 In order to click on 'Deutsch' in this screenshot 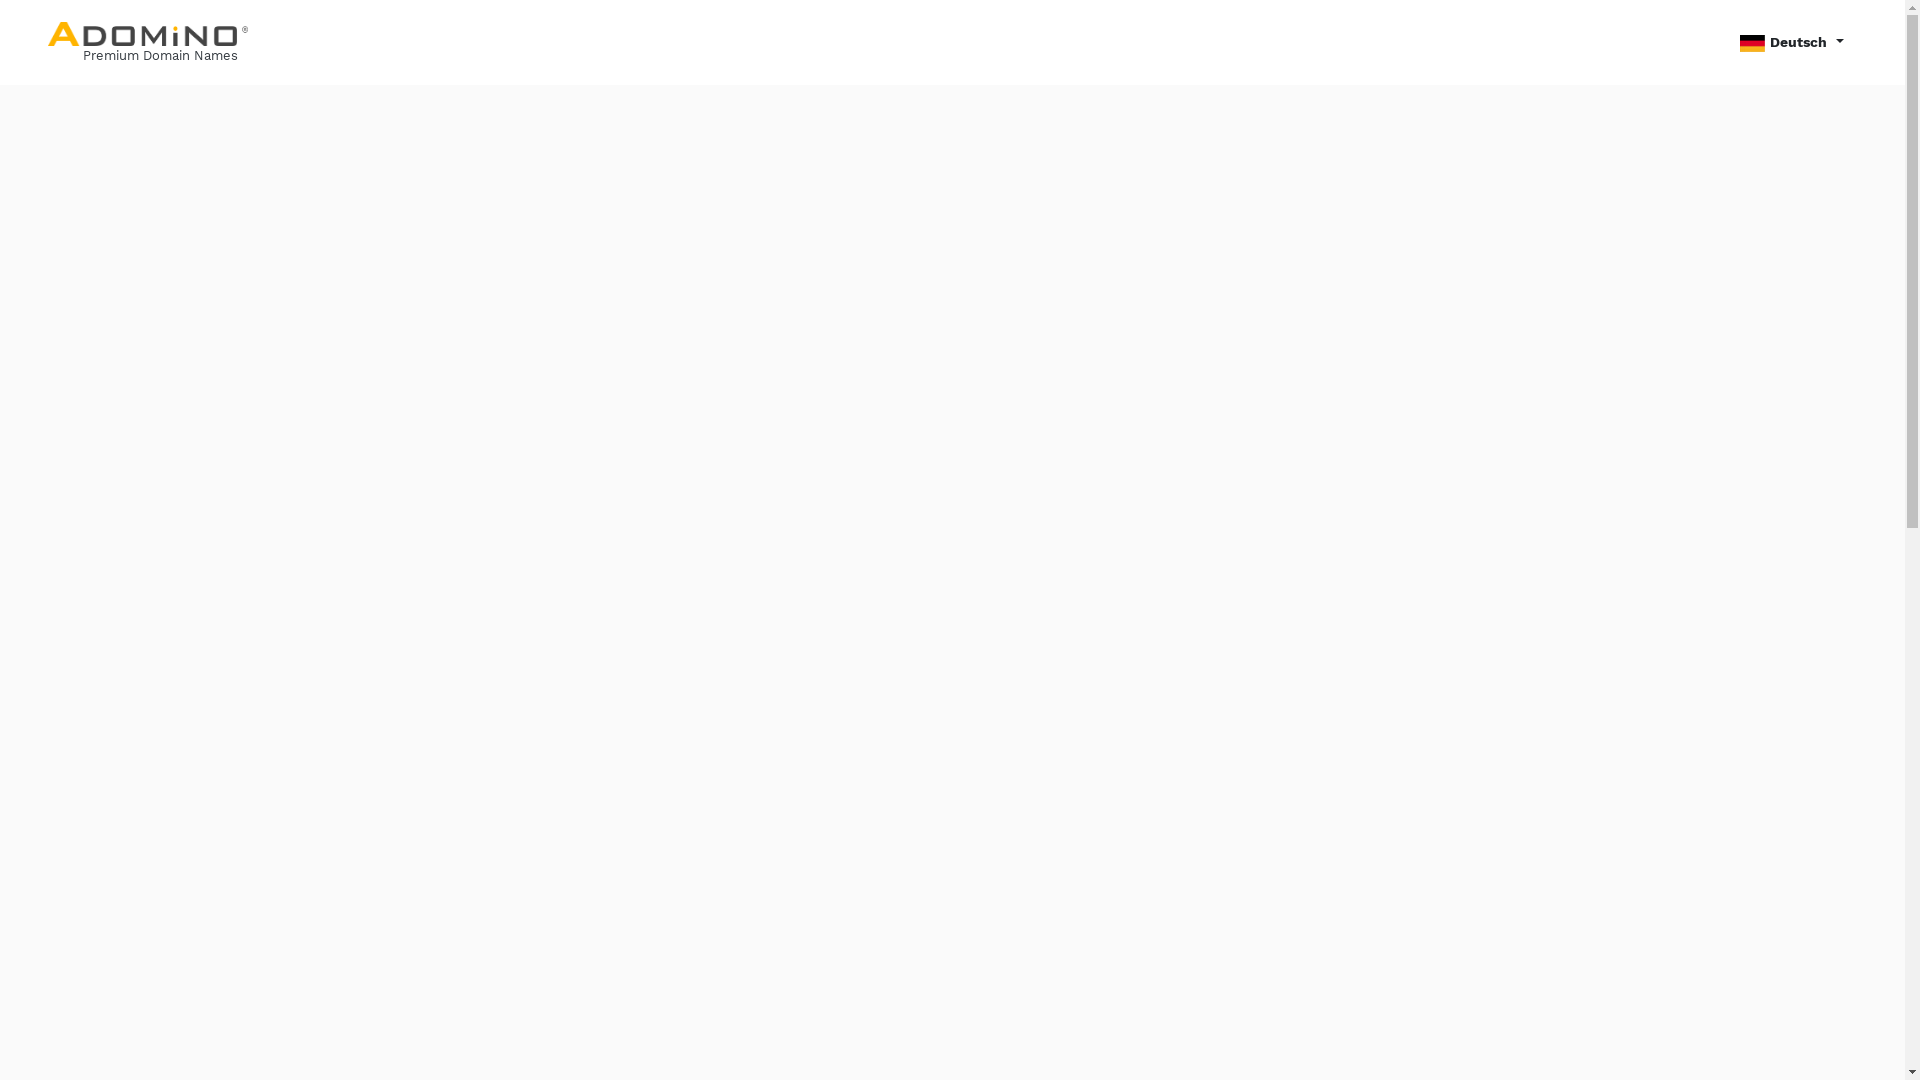, I will do `click(1791, 42)`.